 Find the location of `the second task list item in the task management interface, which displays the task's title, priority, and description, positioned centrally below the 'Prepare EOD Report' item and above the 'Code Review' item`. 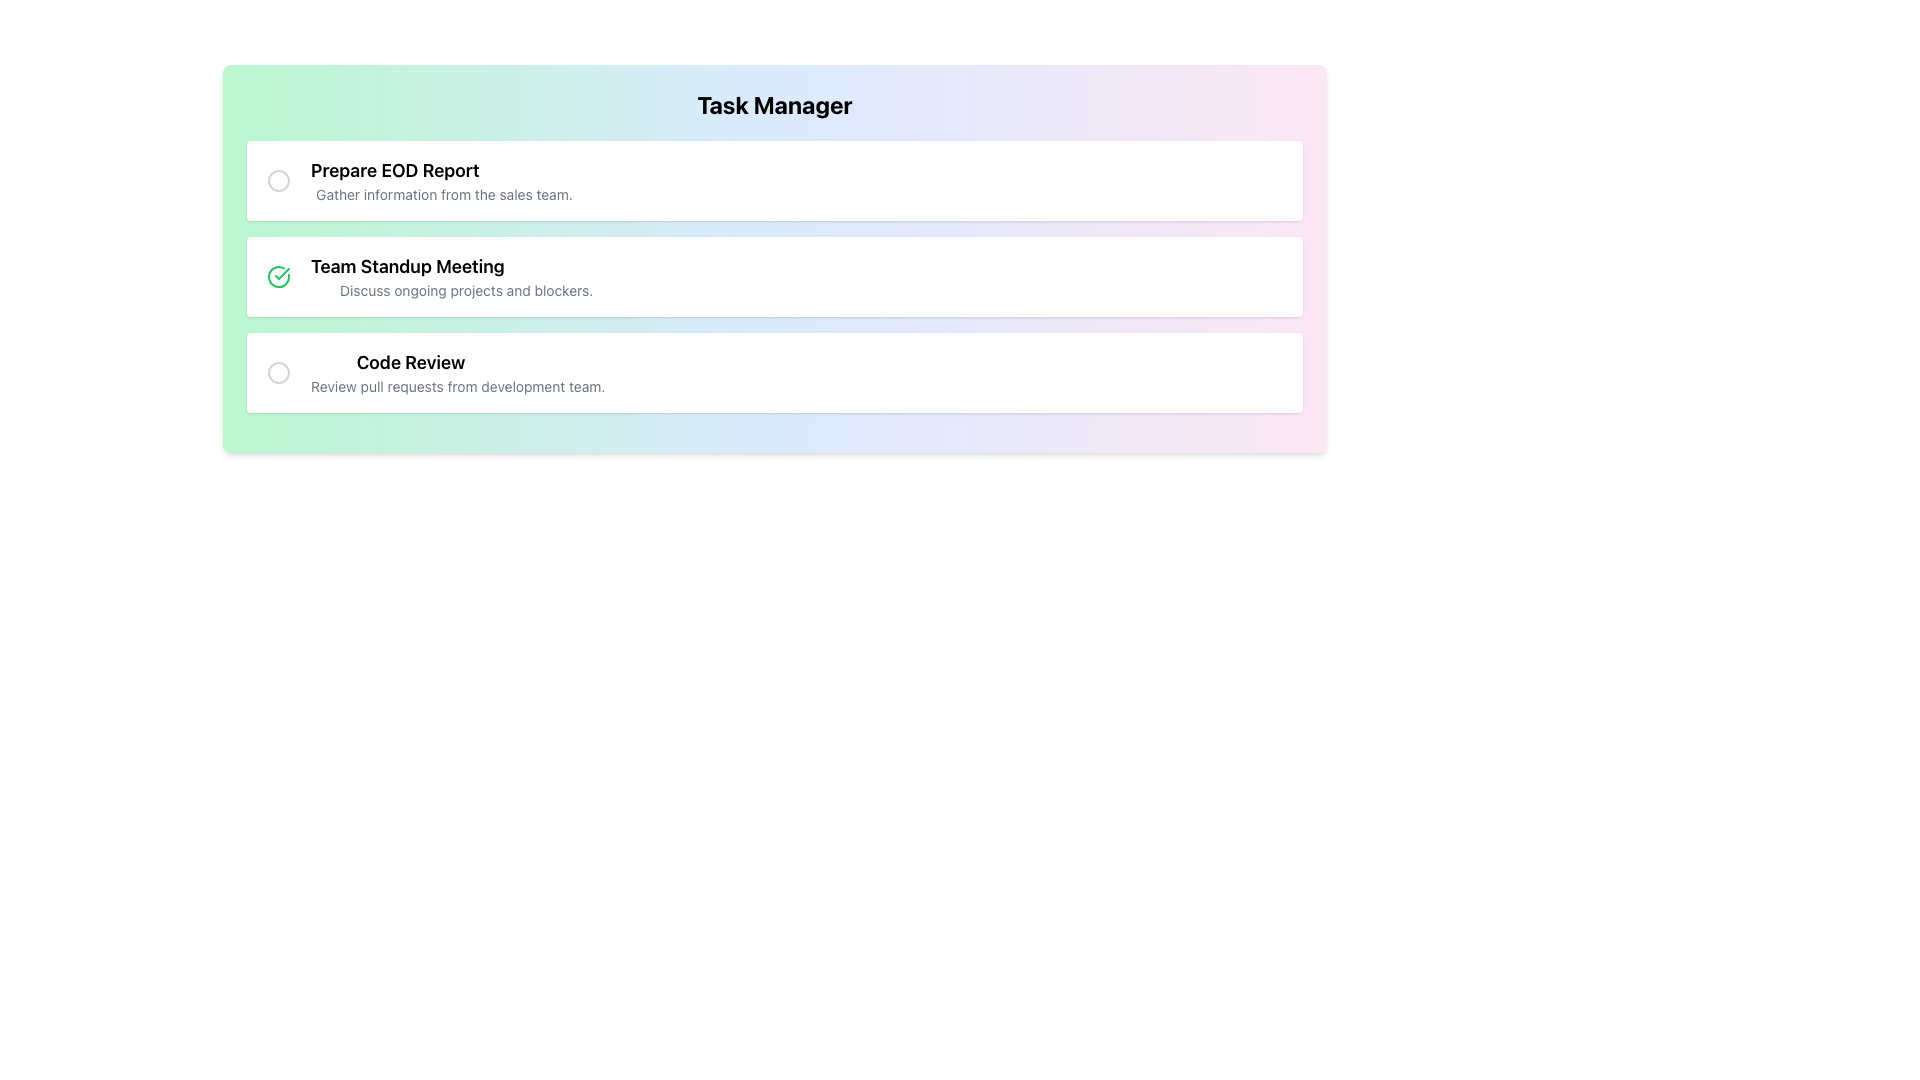

the second task list item in the task management interface, which displays the task's title, priority, and description, positioned centrally below the 'Prepare EOD Report' item and above the 'Code Review' item is located at coordinates (773, 277).